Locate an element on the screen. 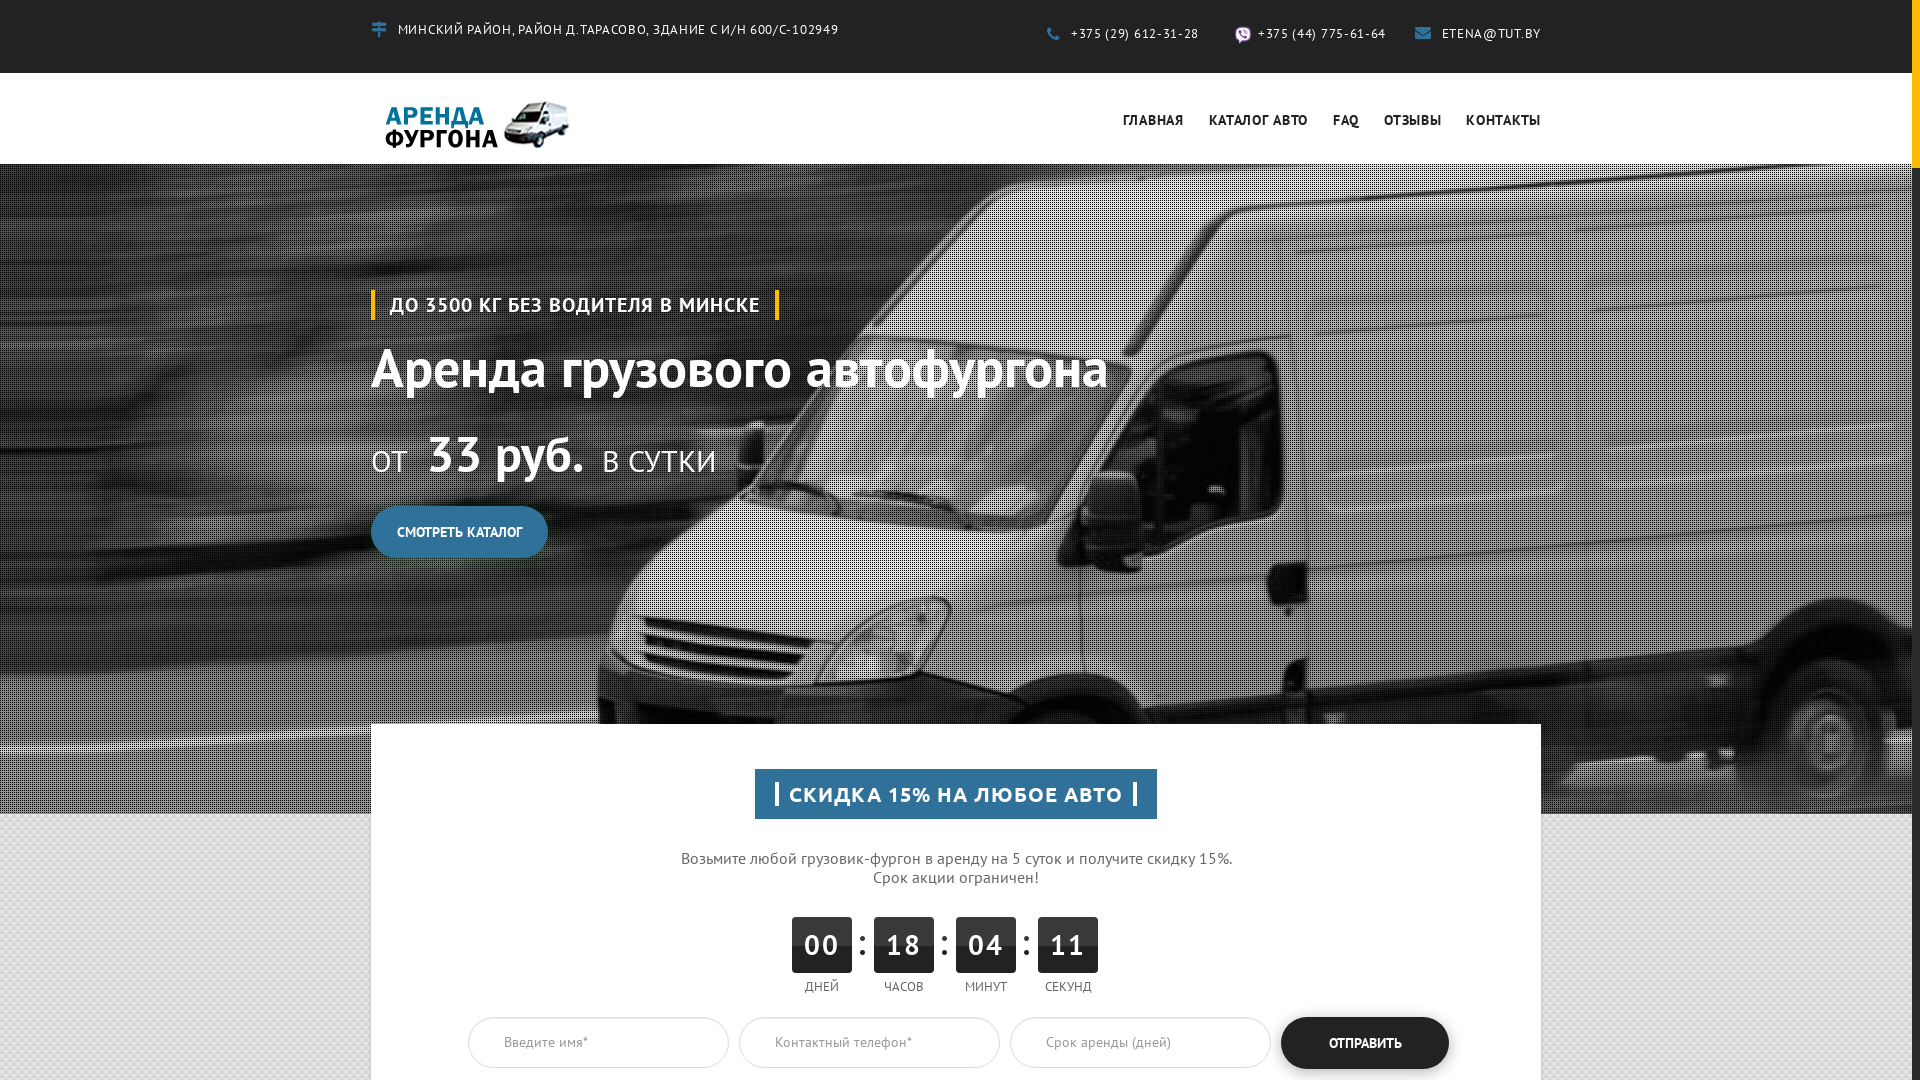  '+375 (29) 612-31-28' is located at coordinates (1123, 33).